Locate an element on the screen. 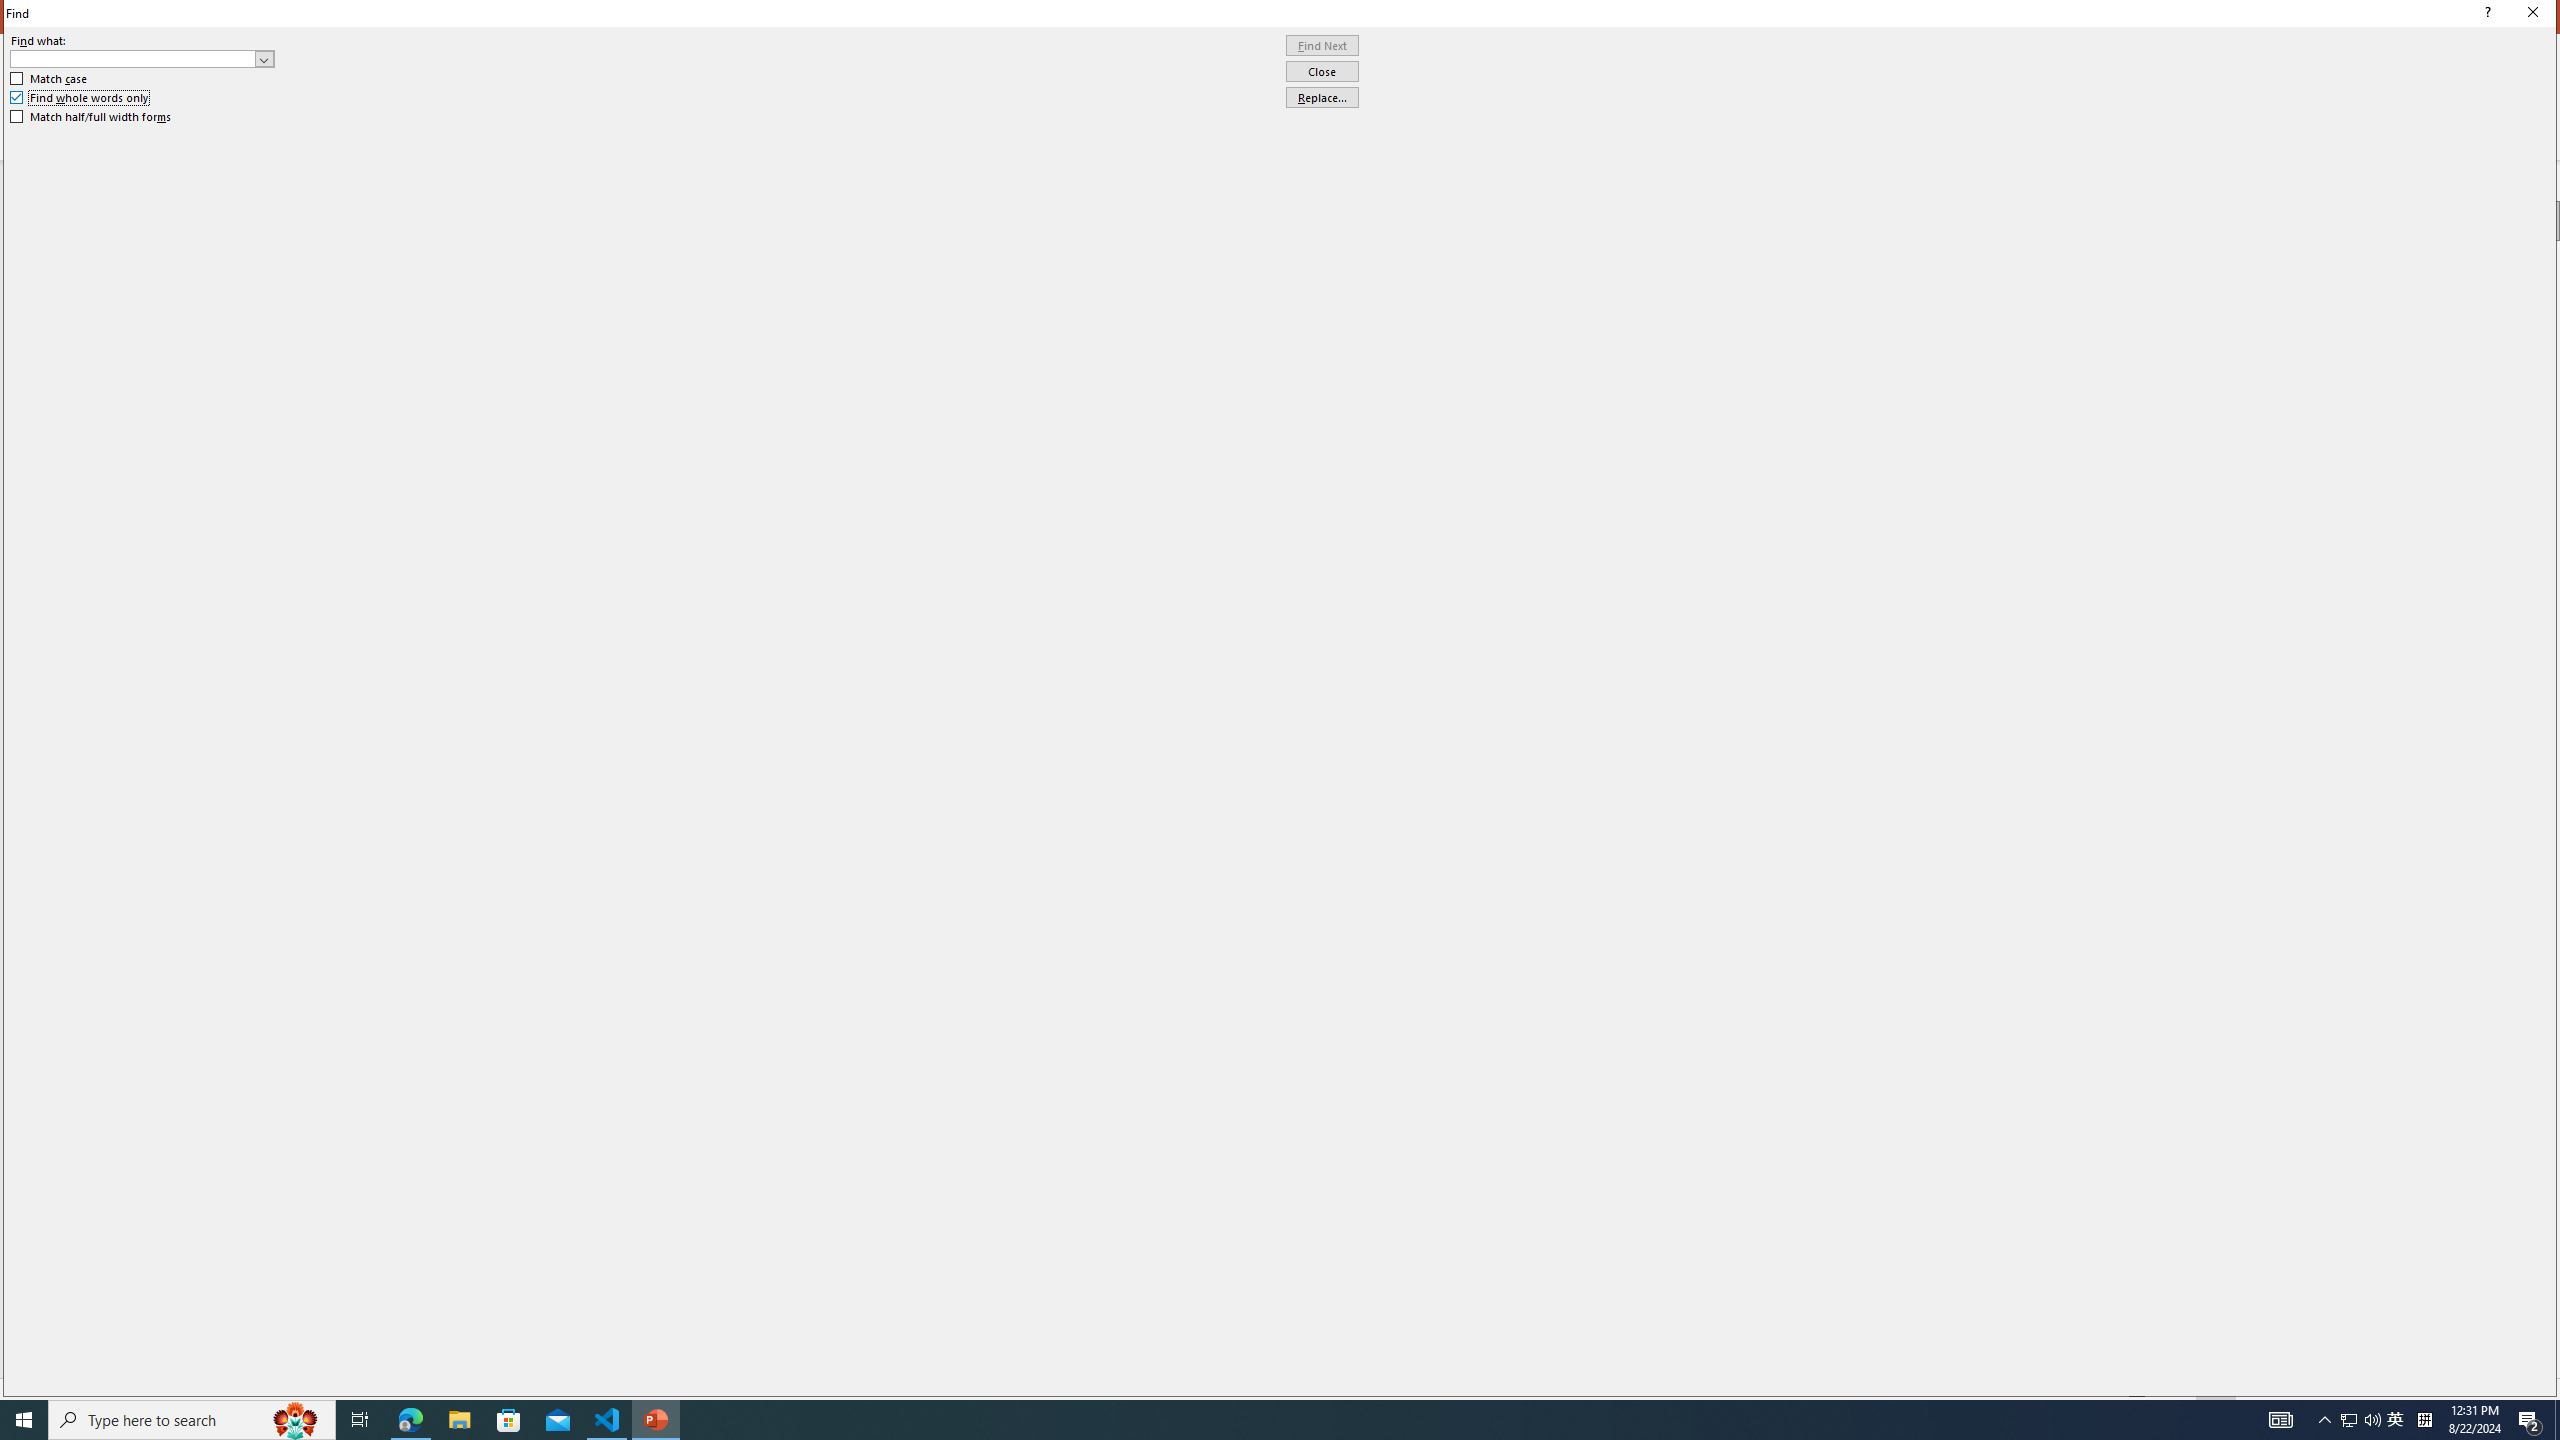  'Find what' is located at coordinates (133, 58).